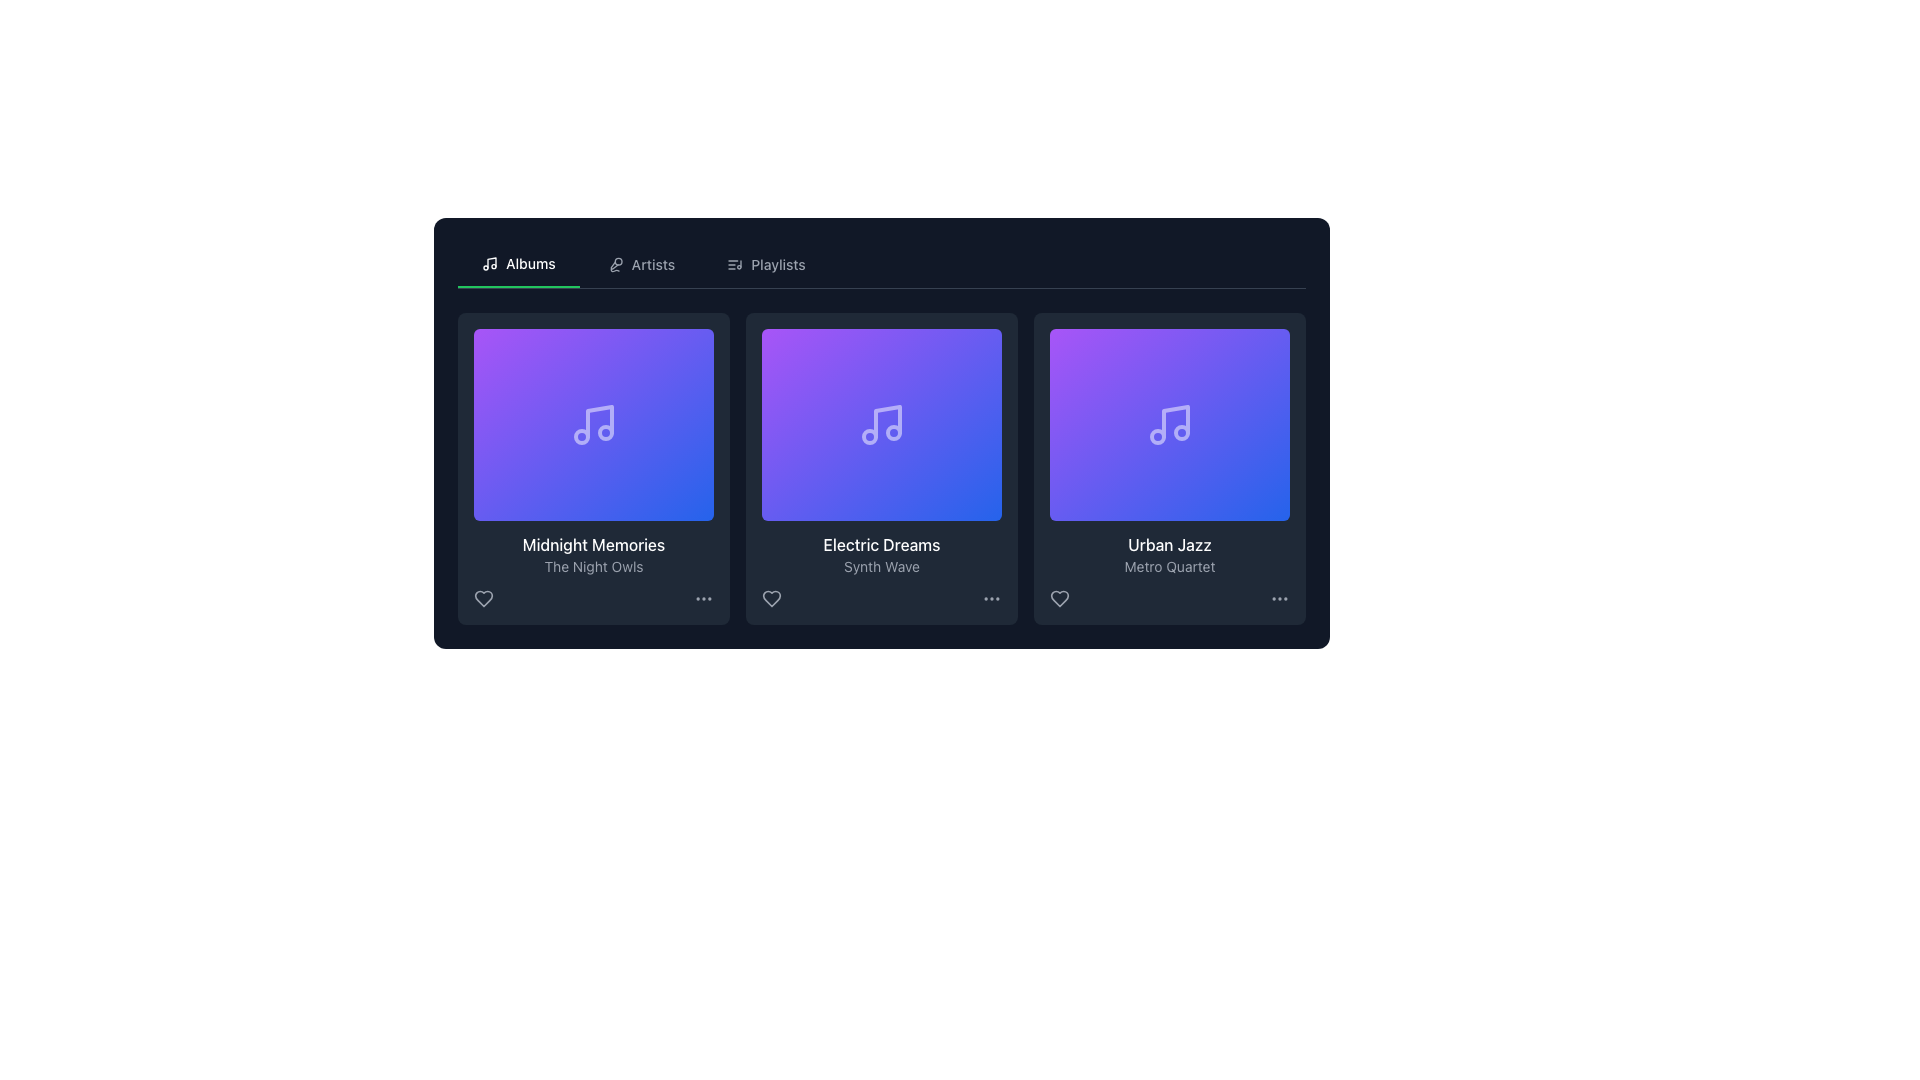 The width and height of the screenshot is (1920, 1080). Describe the element at coordinates (1170, 555) in the screenshot. I see `text of the Label displaying the title and subtitle of the item located in the third card from the left, positioned below the card's main icon in the lower third of the card` at that location.